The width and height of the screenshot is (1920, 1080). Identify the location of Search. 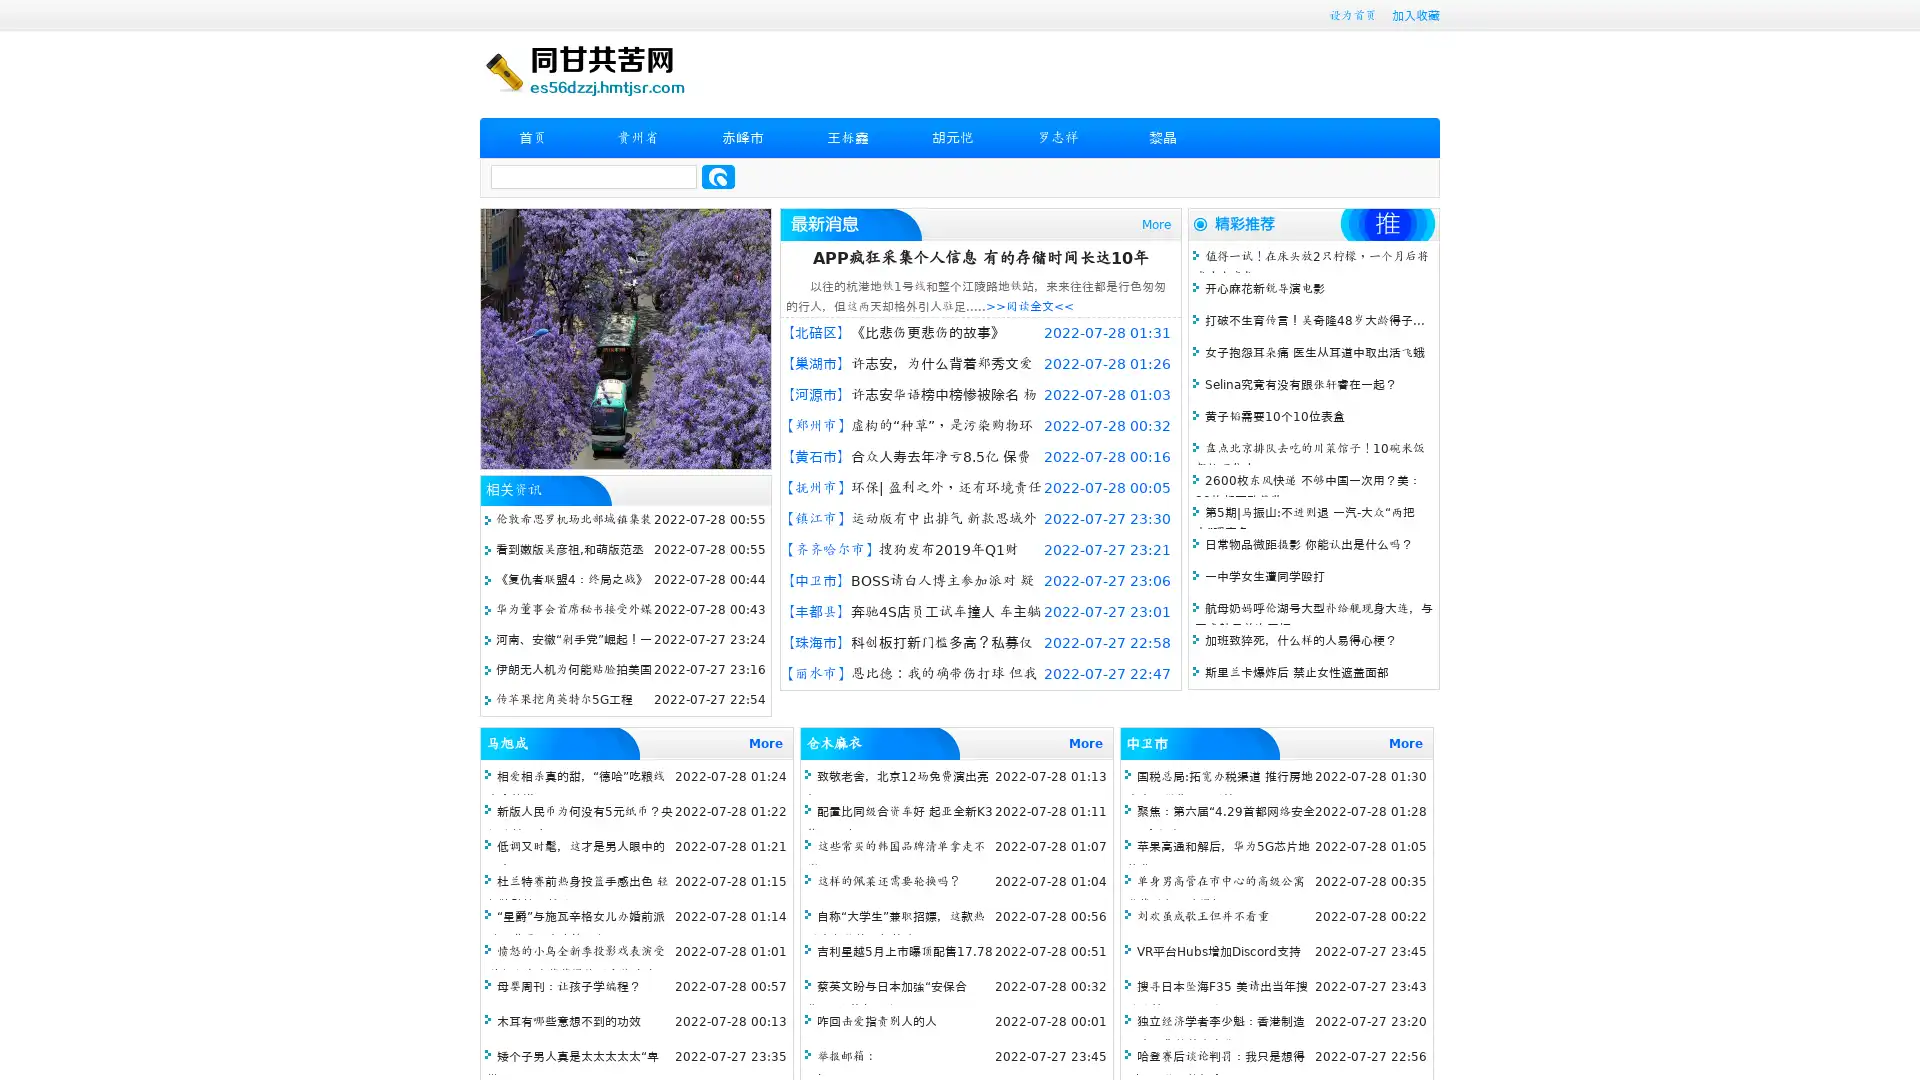
(718, 176).